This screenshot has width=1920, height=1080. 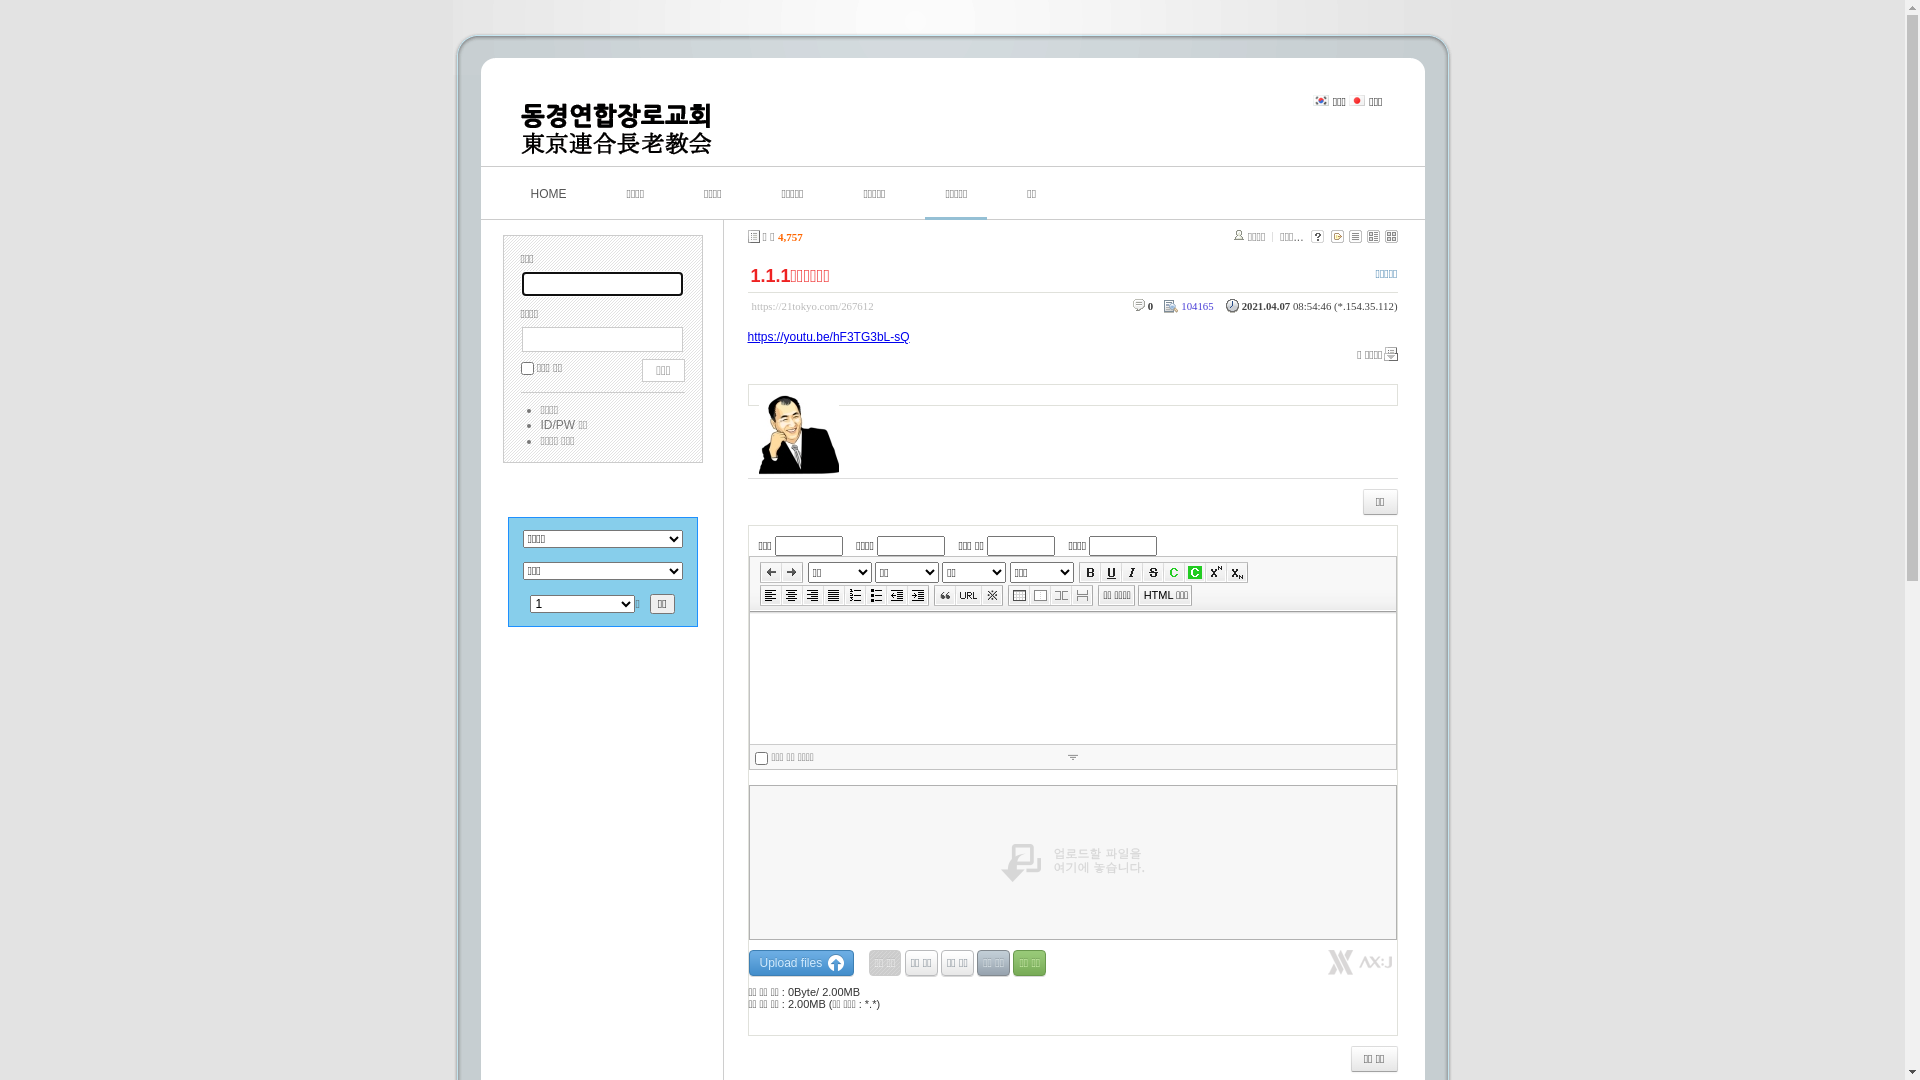 What do you see at coordinates (812, 305) in the screenshot?
I see `'https://21tokyo.com/267612'` at bounding box center [812, 305].